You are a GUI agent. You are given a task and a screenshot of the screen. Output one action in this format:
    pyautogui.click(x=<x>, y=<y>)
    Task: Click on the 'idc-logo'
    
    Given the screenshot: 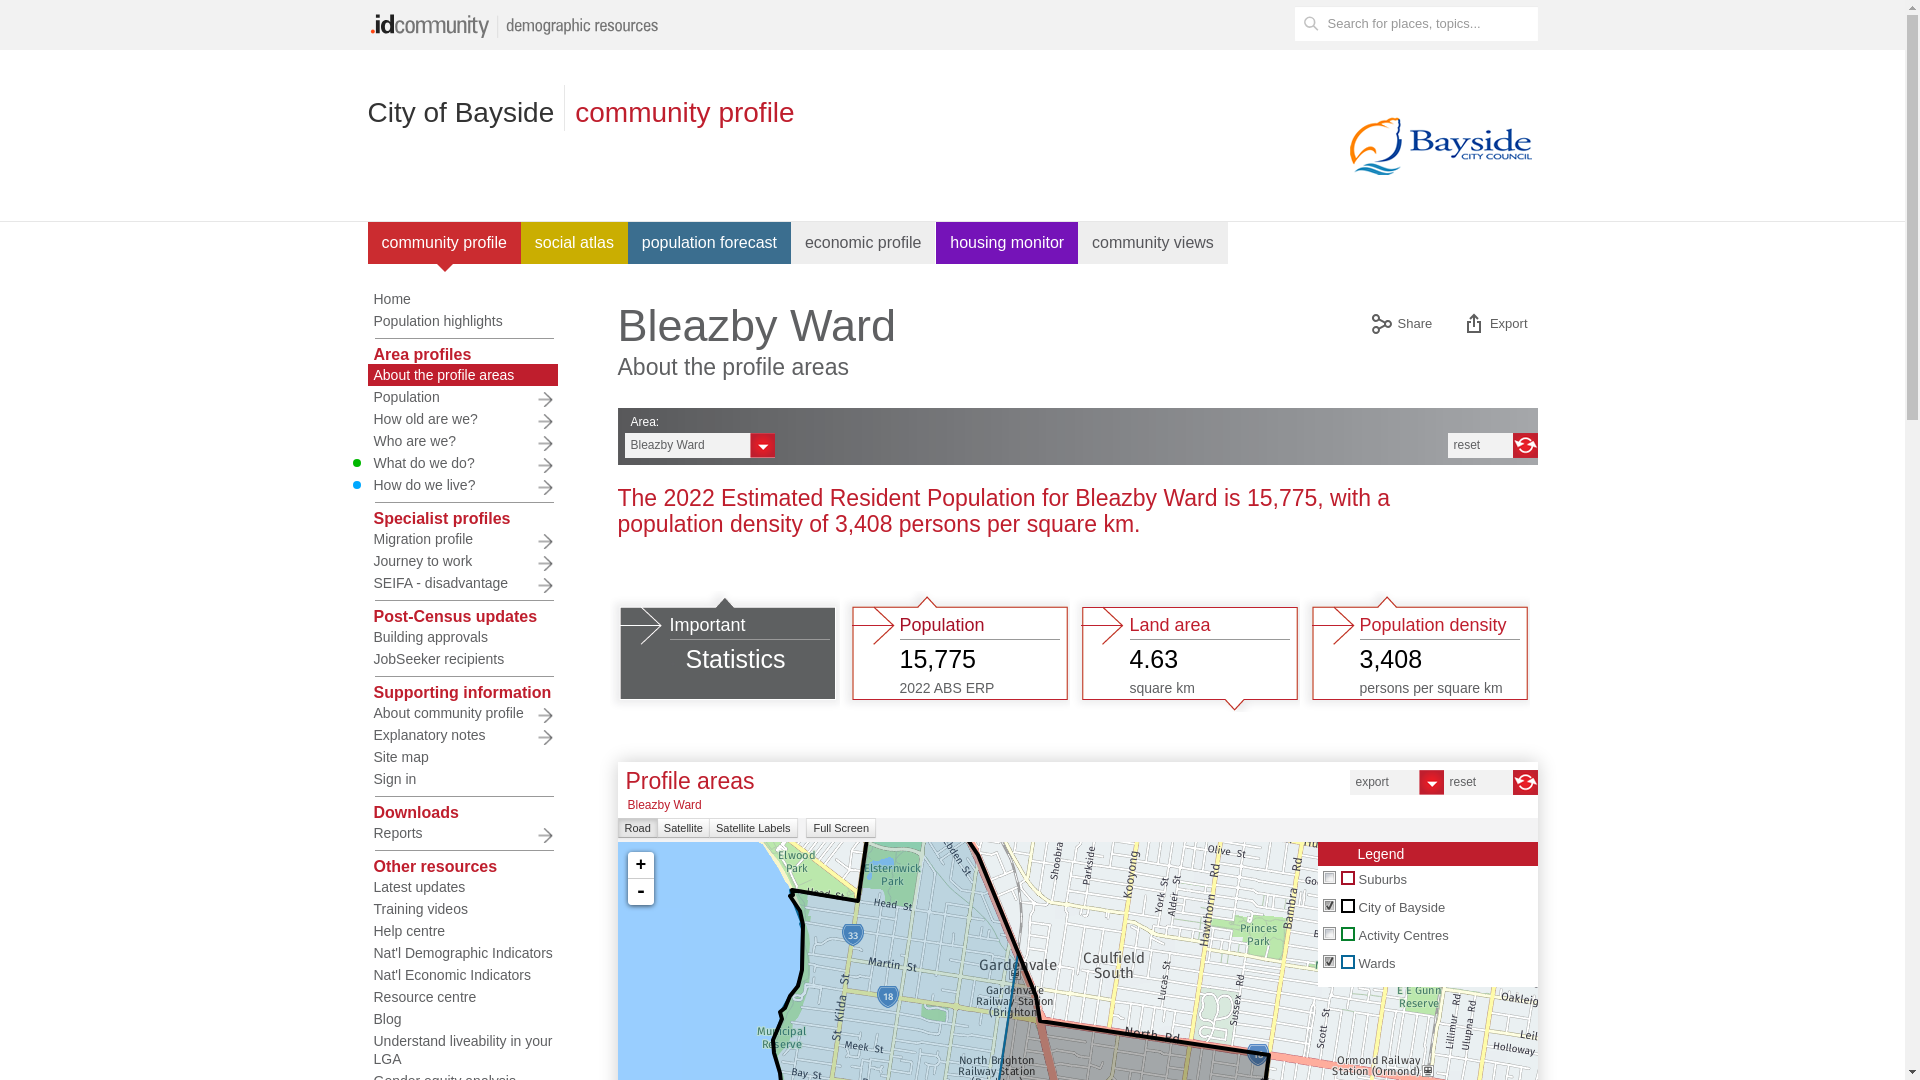 What is the action you would take?
    pyautogui.click(x=518, y=24)
    